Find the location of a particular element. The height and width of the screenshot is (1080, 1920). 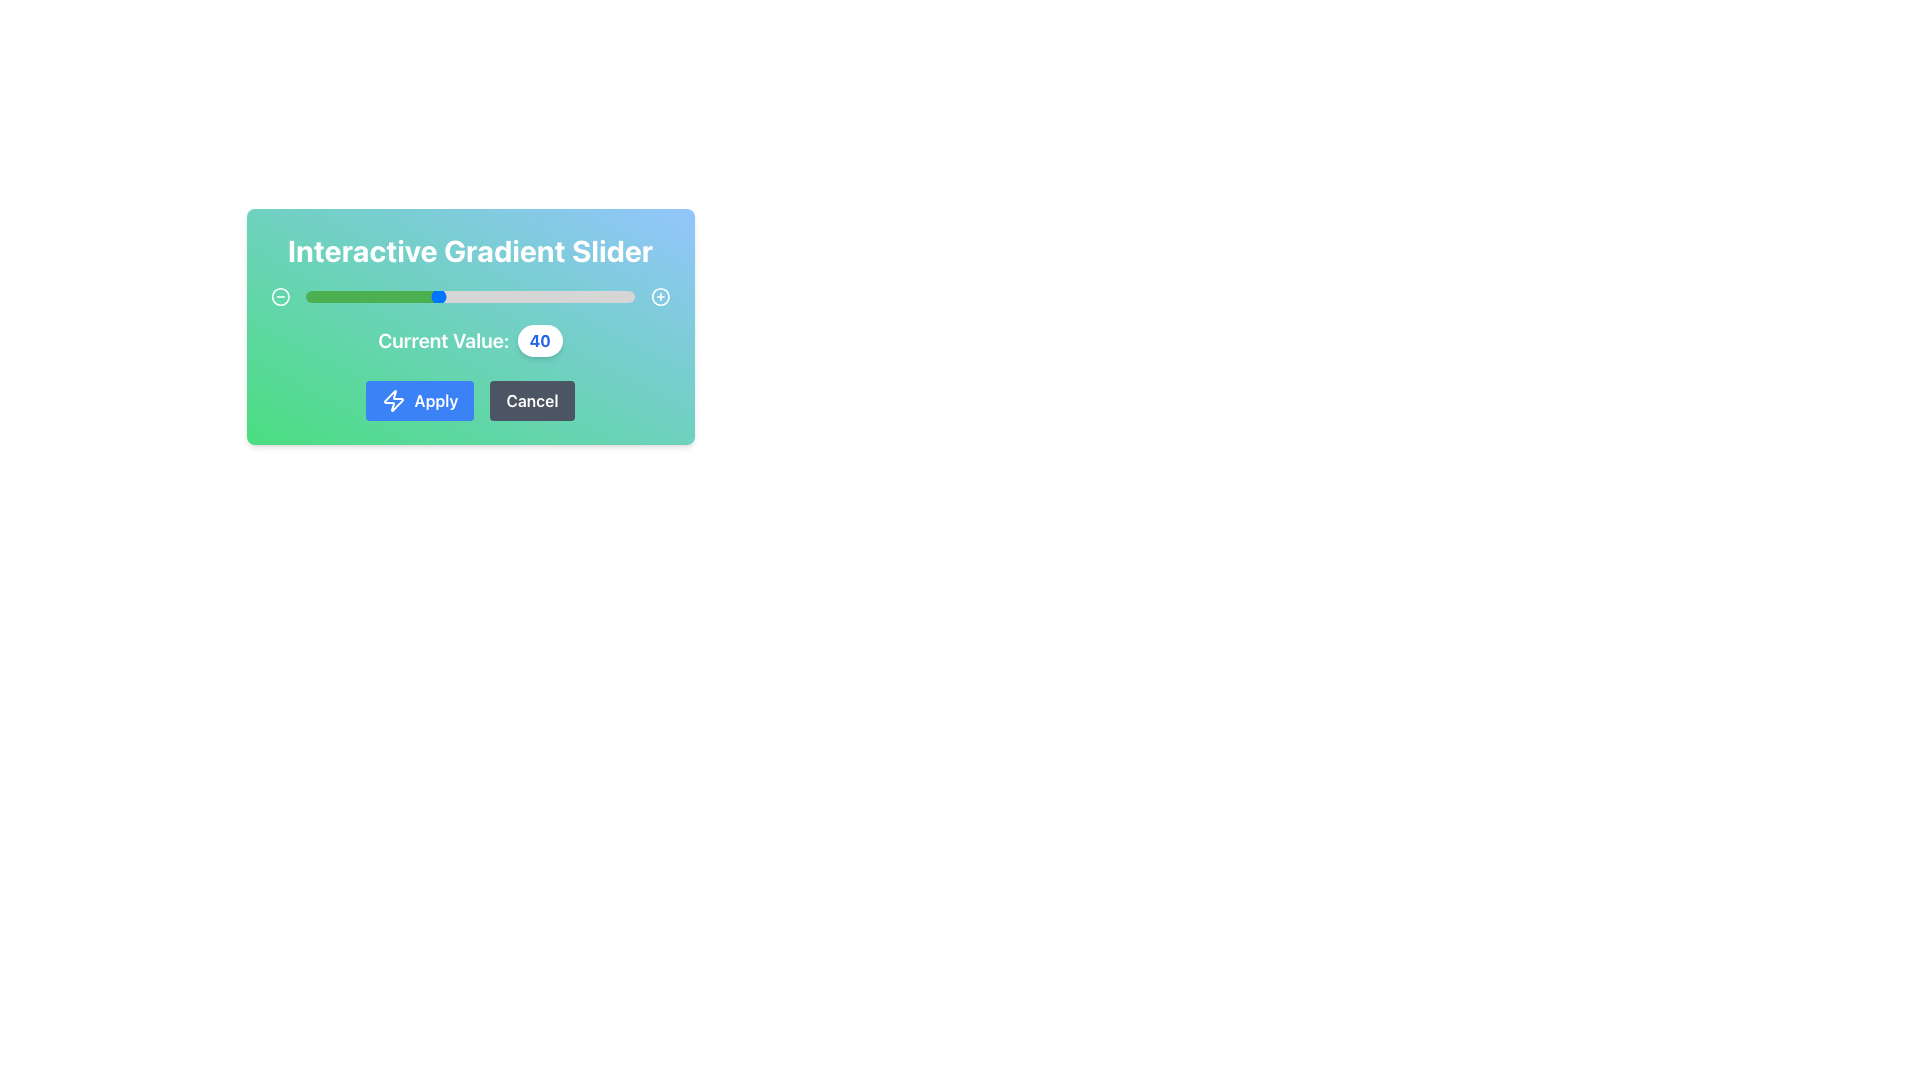

the circular graphic element that serves as part of the minimalist icon structure located towards the top-left corner of the interface is located at coordinates (279, 297).